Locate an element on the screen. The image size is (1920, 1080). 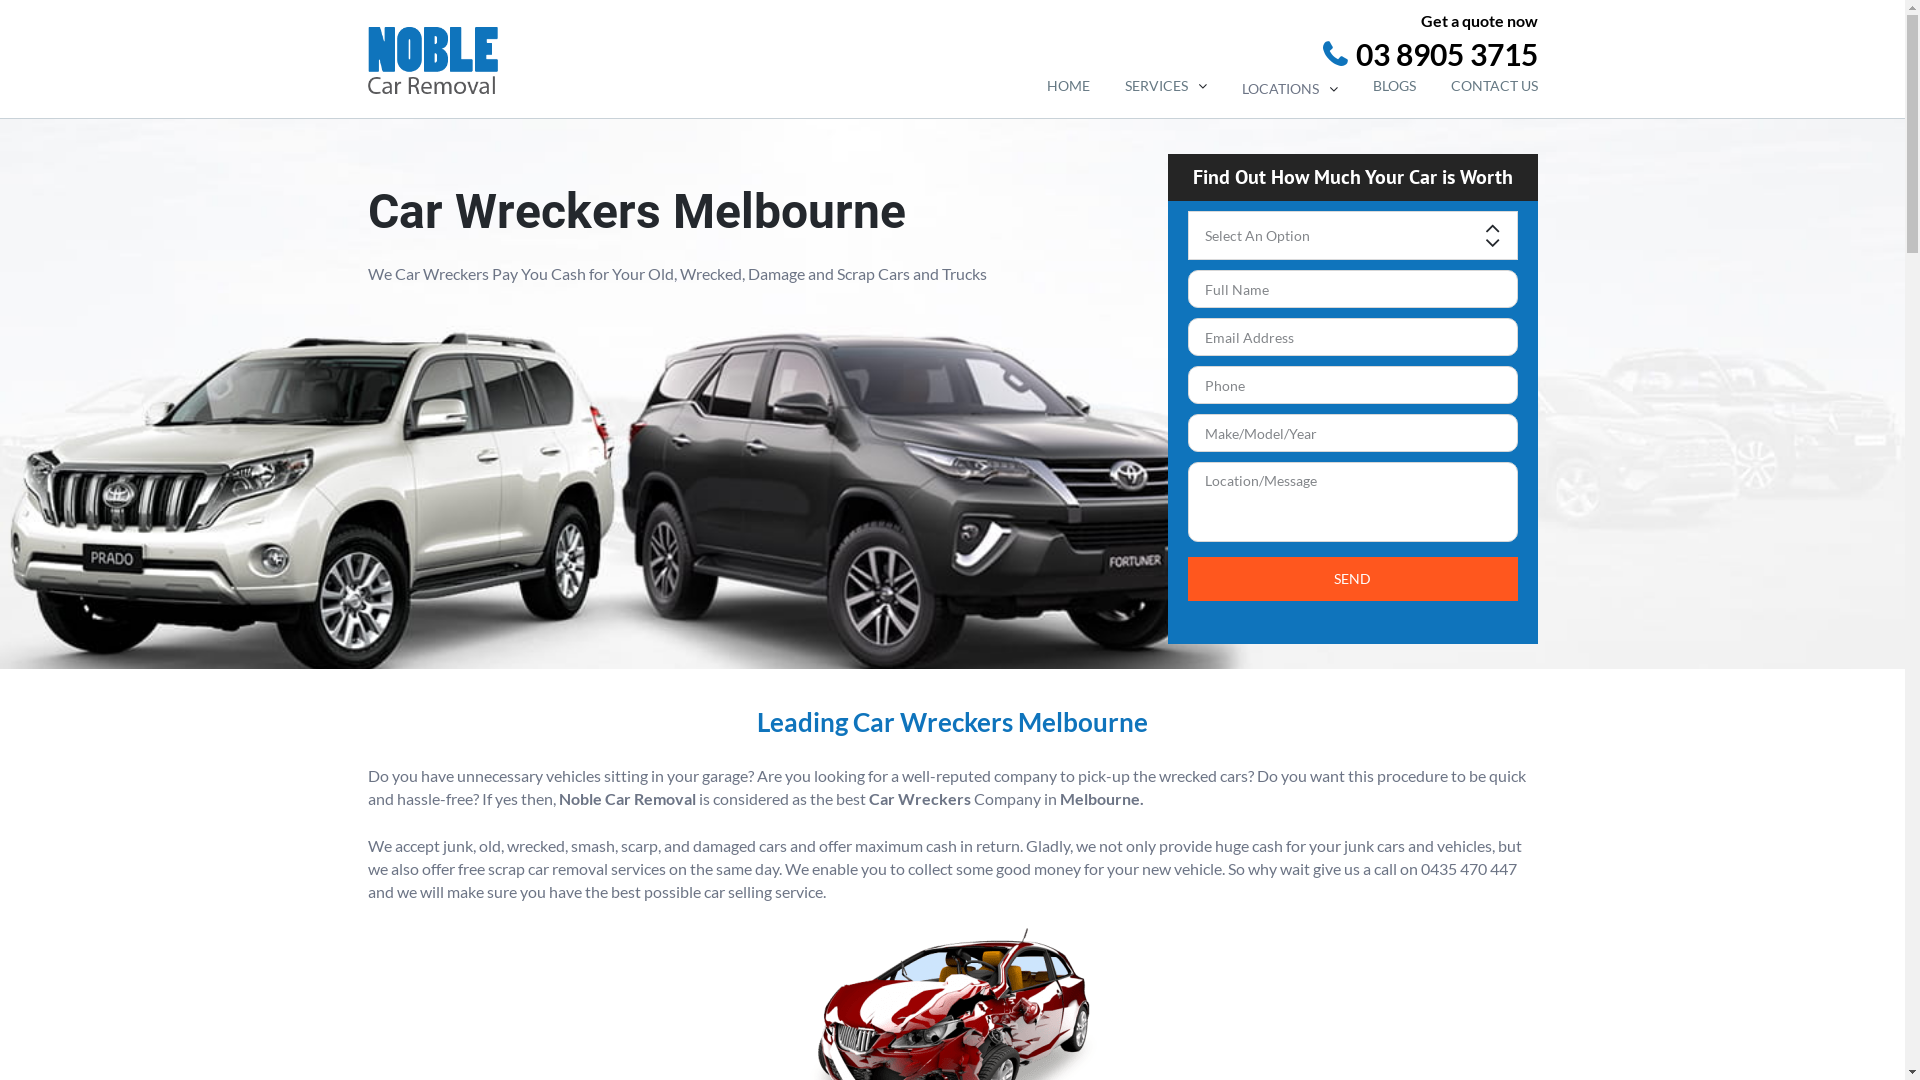
'BLOGS' is located at coordinates (1392, 84).